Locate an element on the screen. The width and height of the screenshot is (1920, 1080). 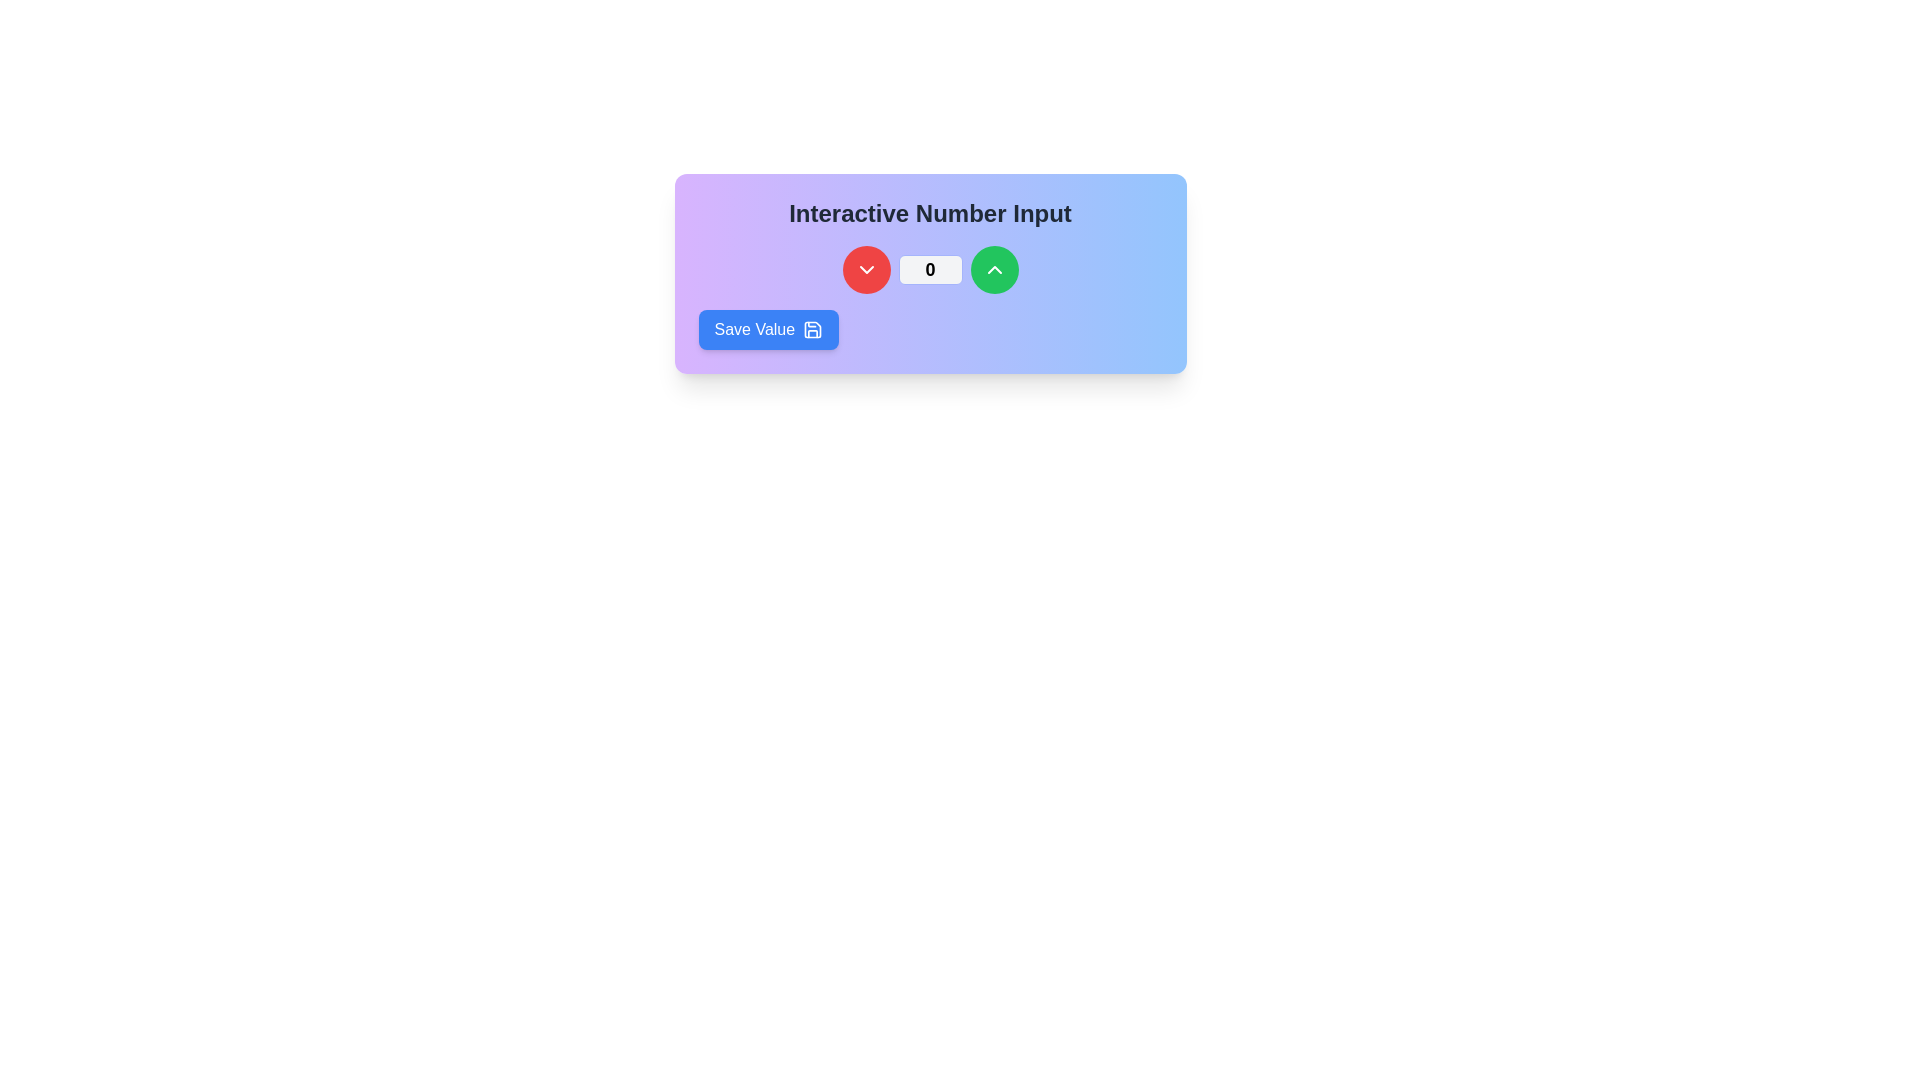
the circular green button with a white upward chevron icon to increment the numeric input is located at coordinates (994, 270).